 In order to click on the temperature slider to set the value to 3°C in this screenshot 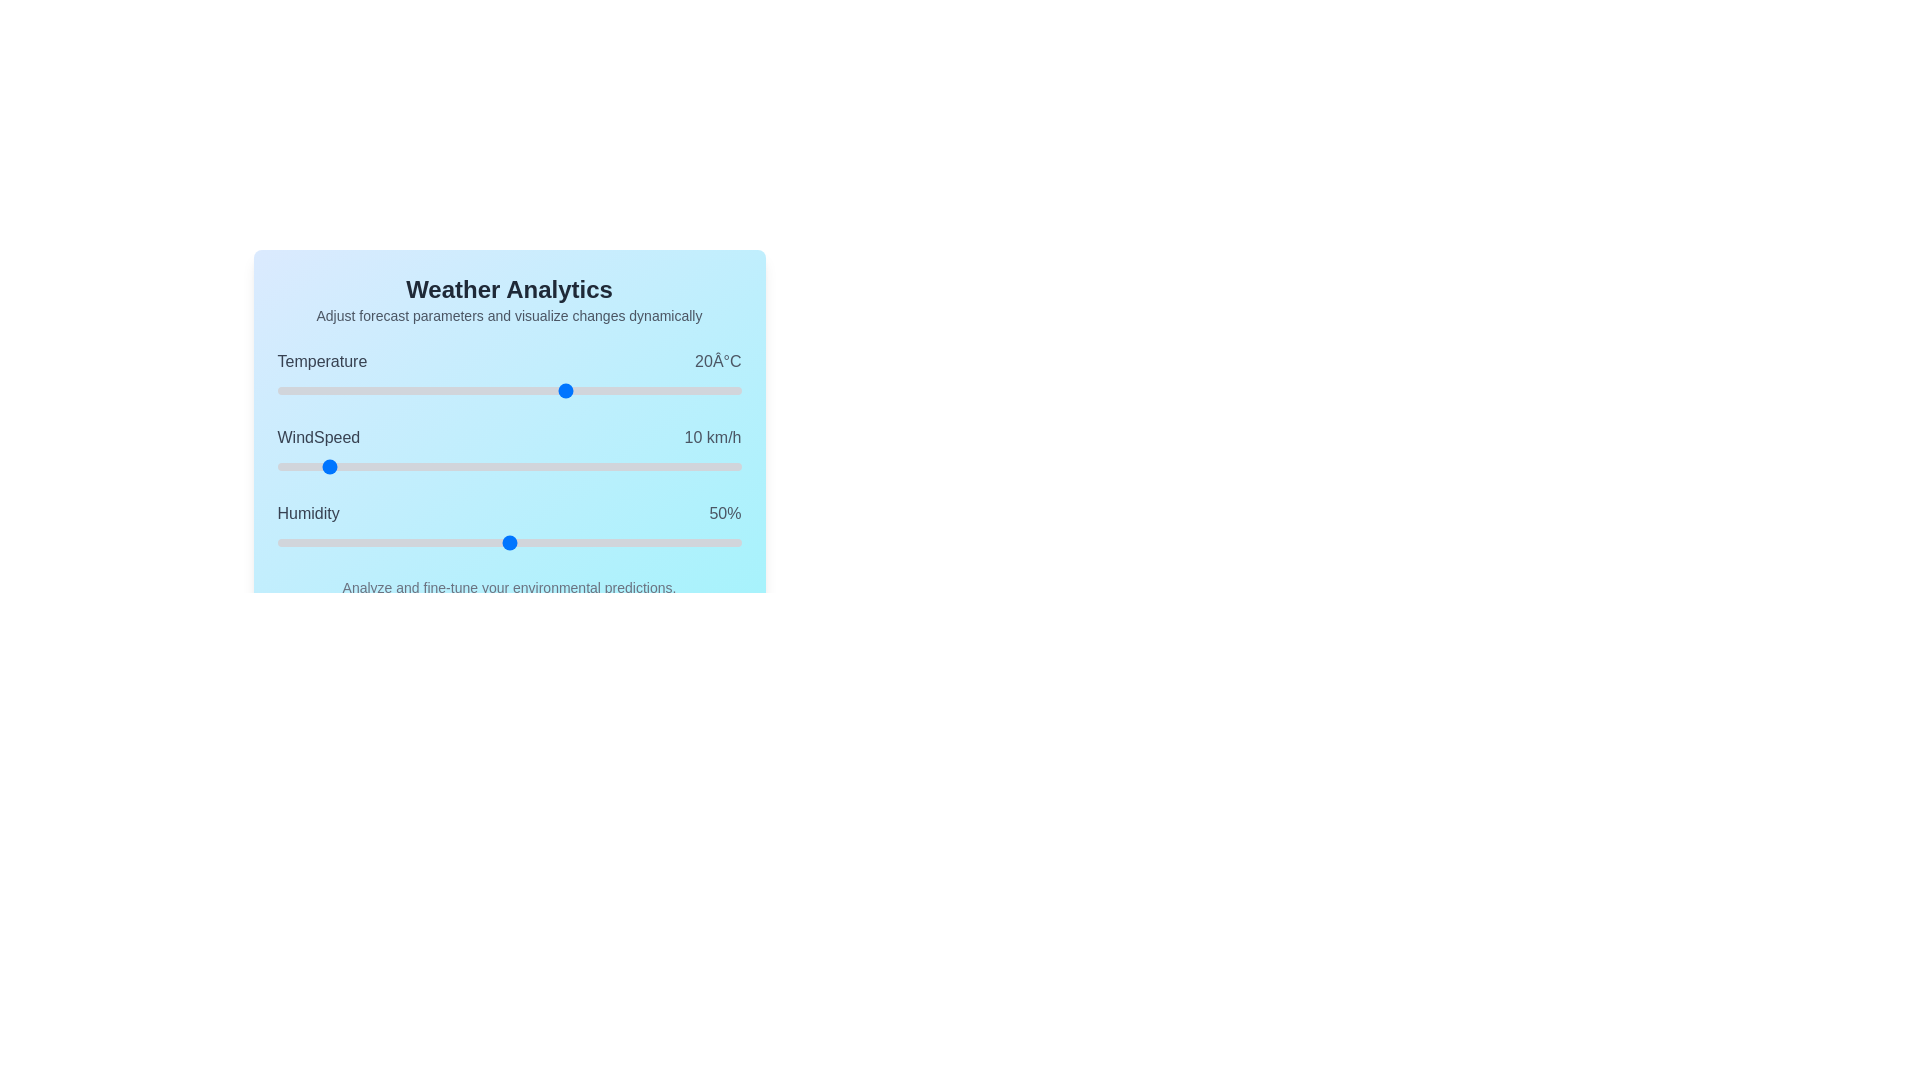, I will do `click(467, 390)`.